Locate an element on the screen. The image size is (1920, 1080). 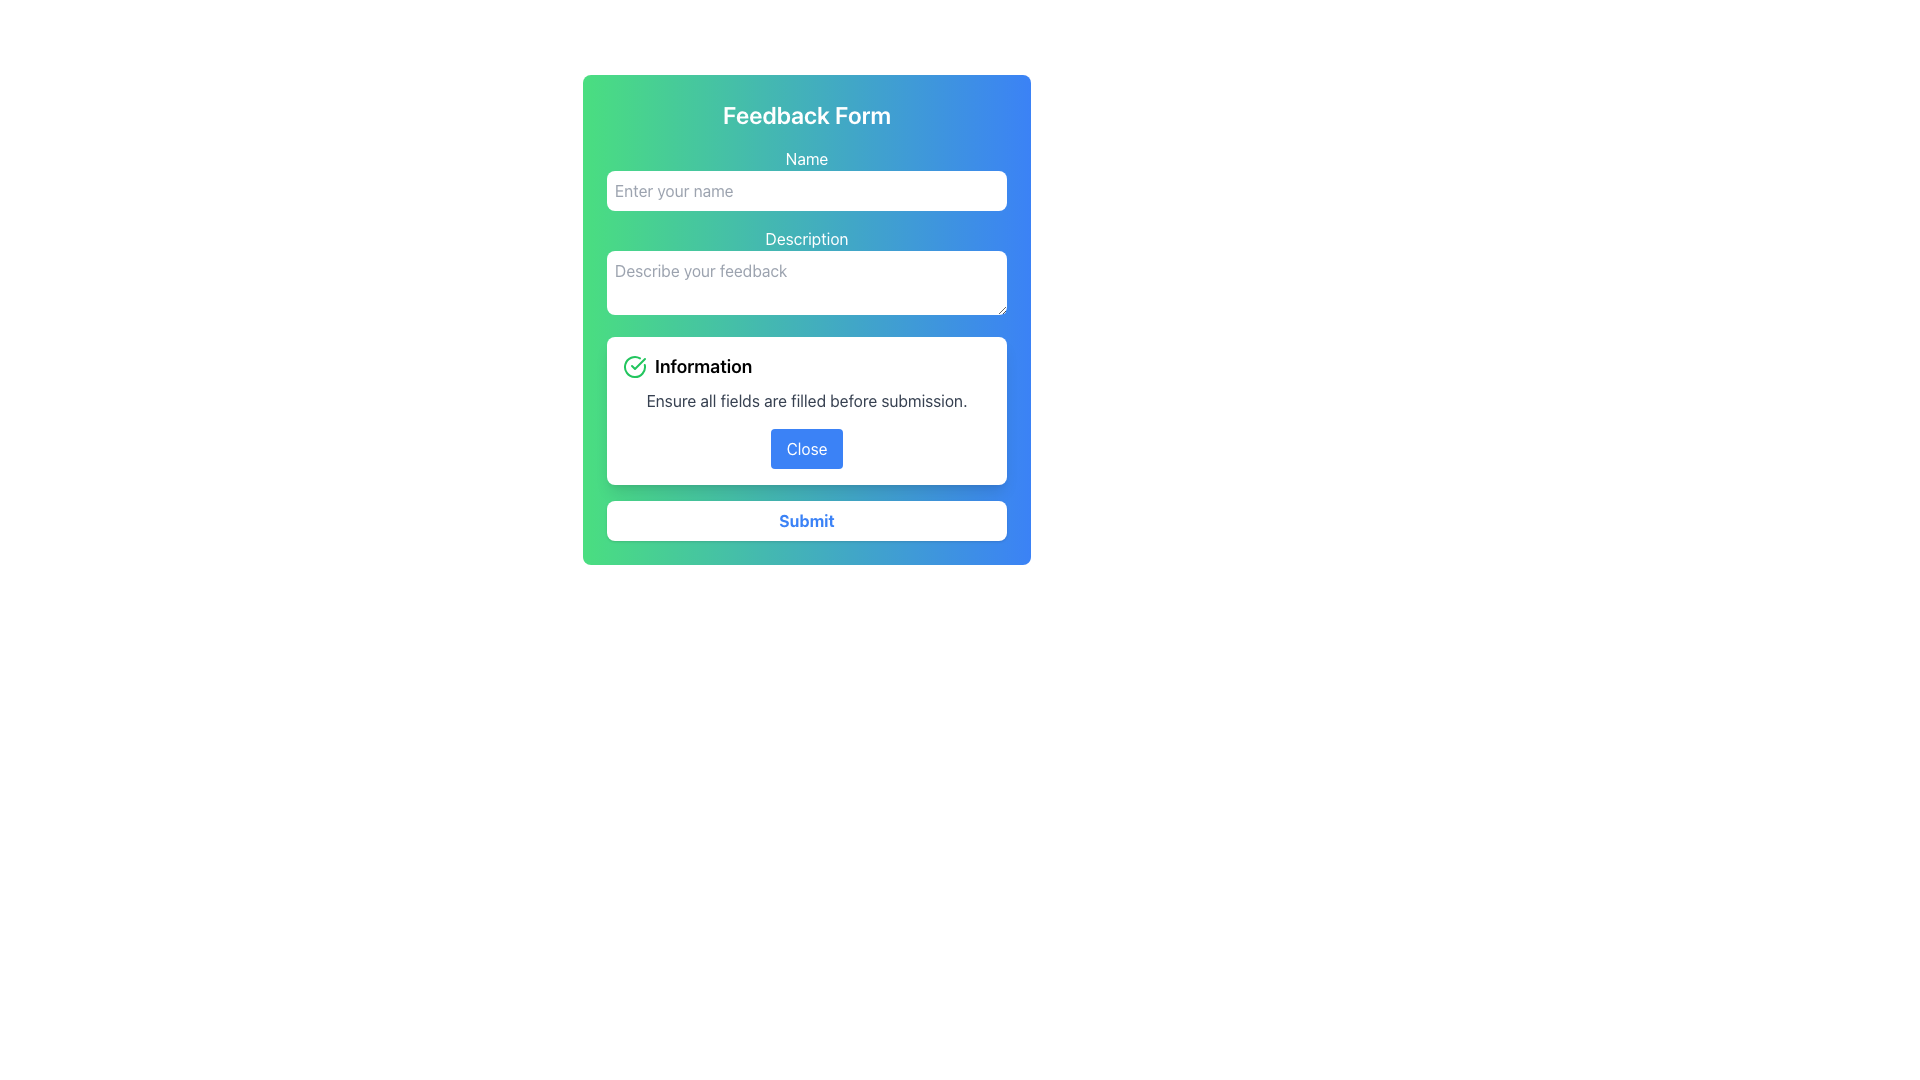
the 'Name' text input field to focus on it, allowing the user to enter their name in the Feedback Form is located at coordinates (806, 177).